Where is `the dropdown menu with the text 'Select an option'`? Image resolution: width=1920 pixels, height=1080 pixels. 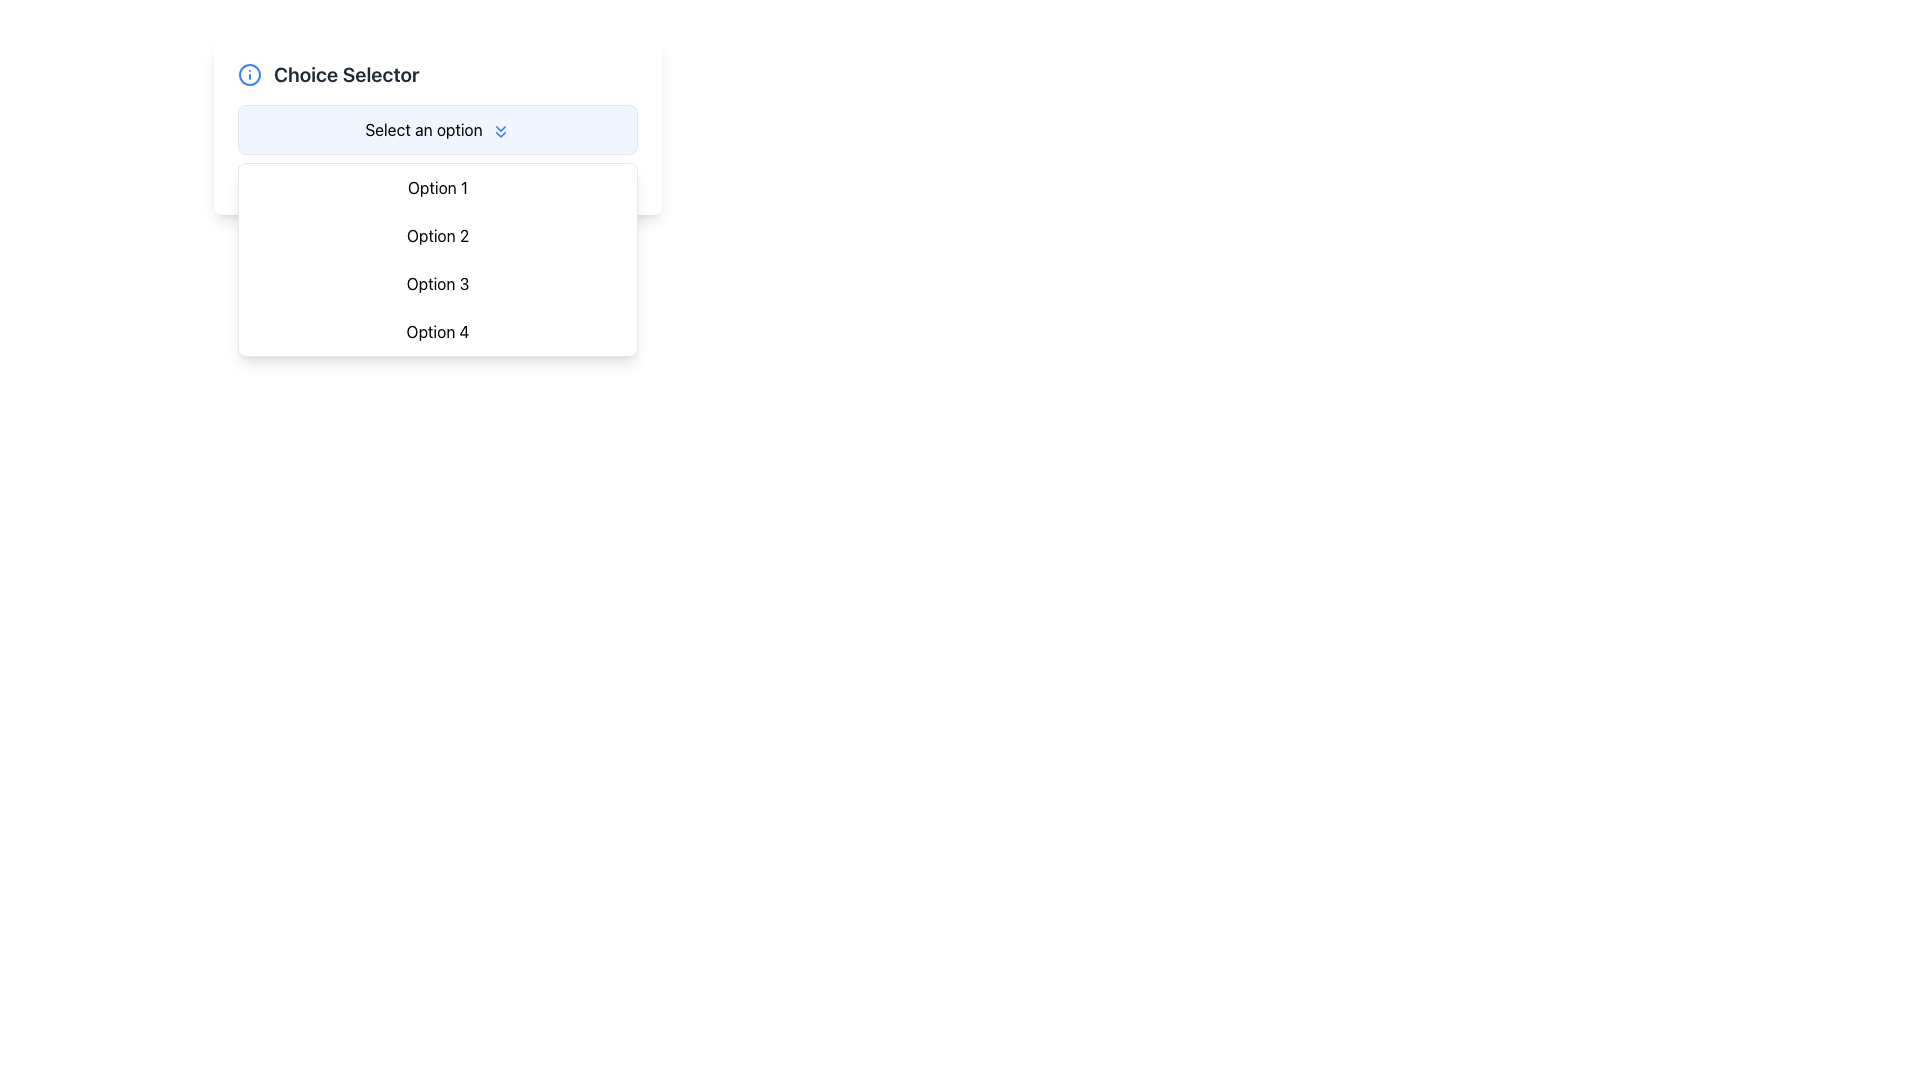
the dropdown menu with the text 'Select an option' is located at coordinates (436, 130).